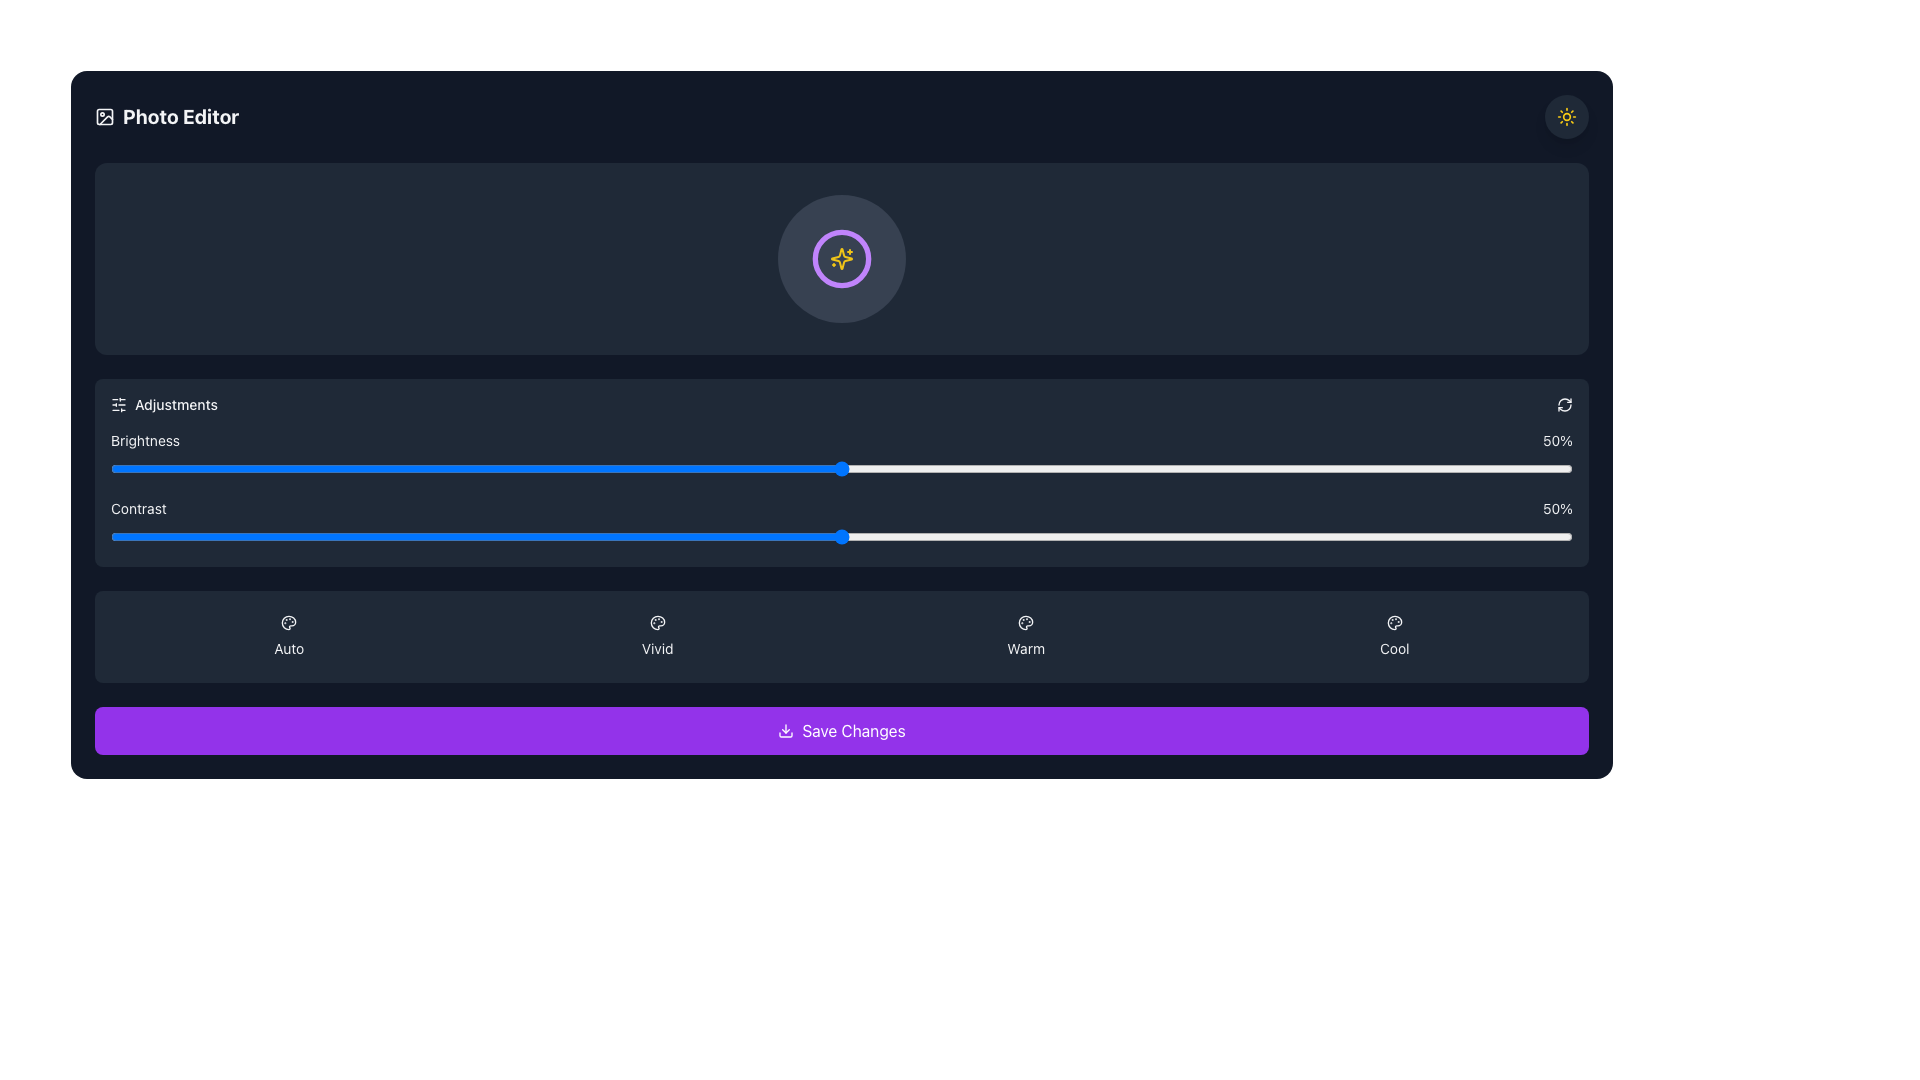 The width and height of the screenshot is (1920, 1080). Describe the element at coordinates (144, 439) in the screenshot. I see `the 'Brightness' label element, which displays the word 'Brightness' in white on a dark background, located in the 'Adjustments' section of the interface` at that location.